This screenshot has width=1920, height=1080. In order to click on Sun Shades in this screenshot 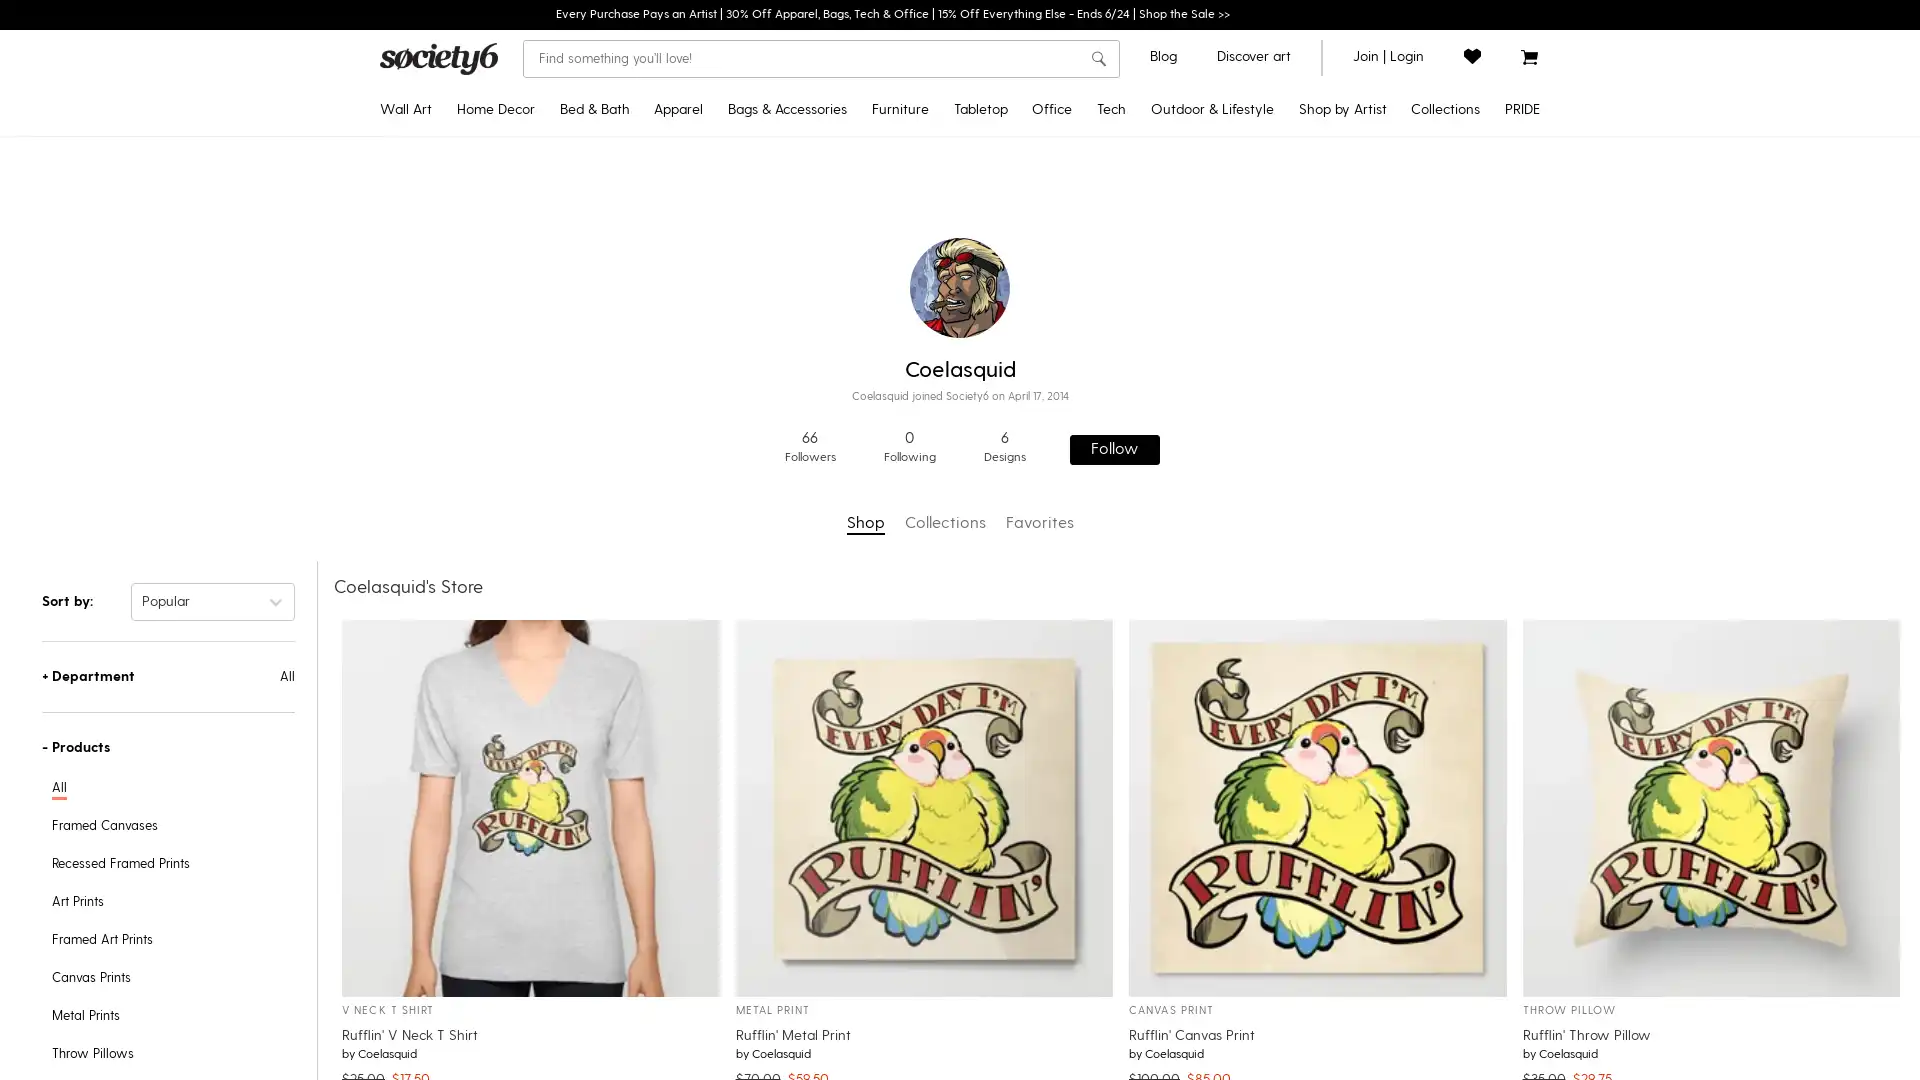, I will do `click(1238, 611)`.